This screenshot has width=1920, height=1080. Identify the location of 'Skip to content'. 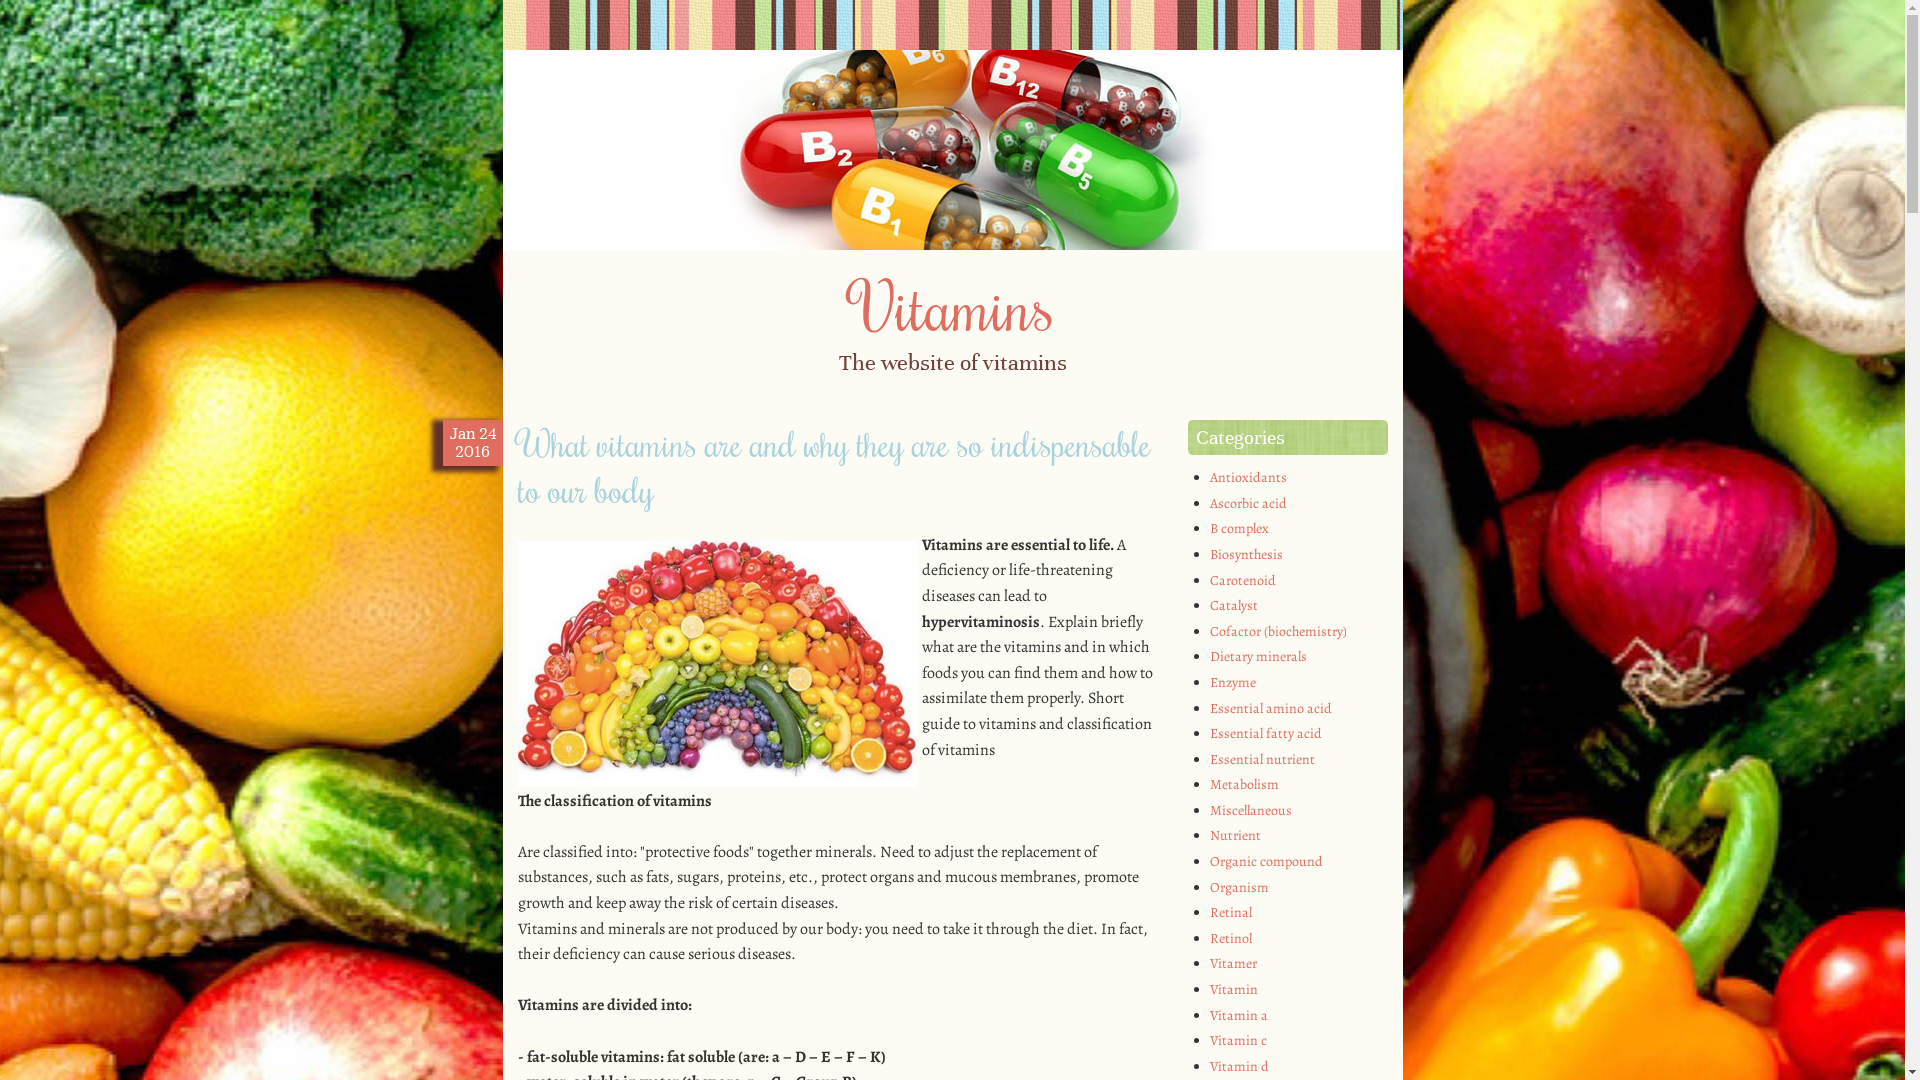
(502, 413).